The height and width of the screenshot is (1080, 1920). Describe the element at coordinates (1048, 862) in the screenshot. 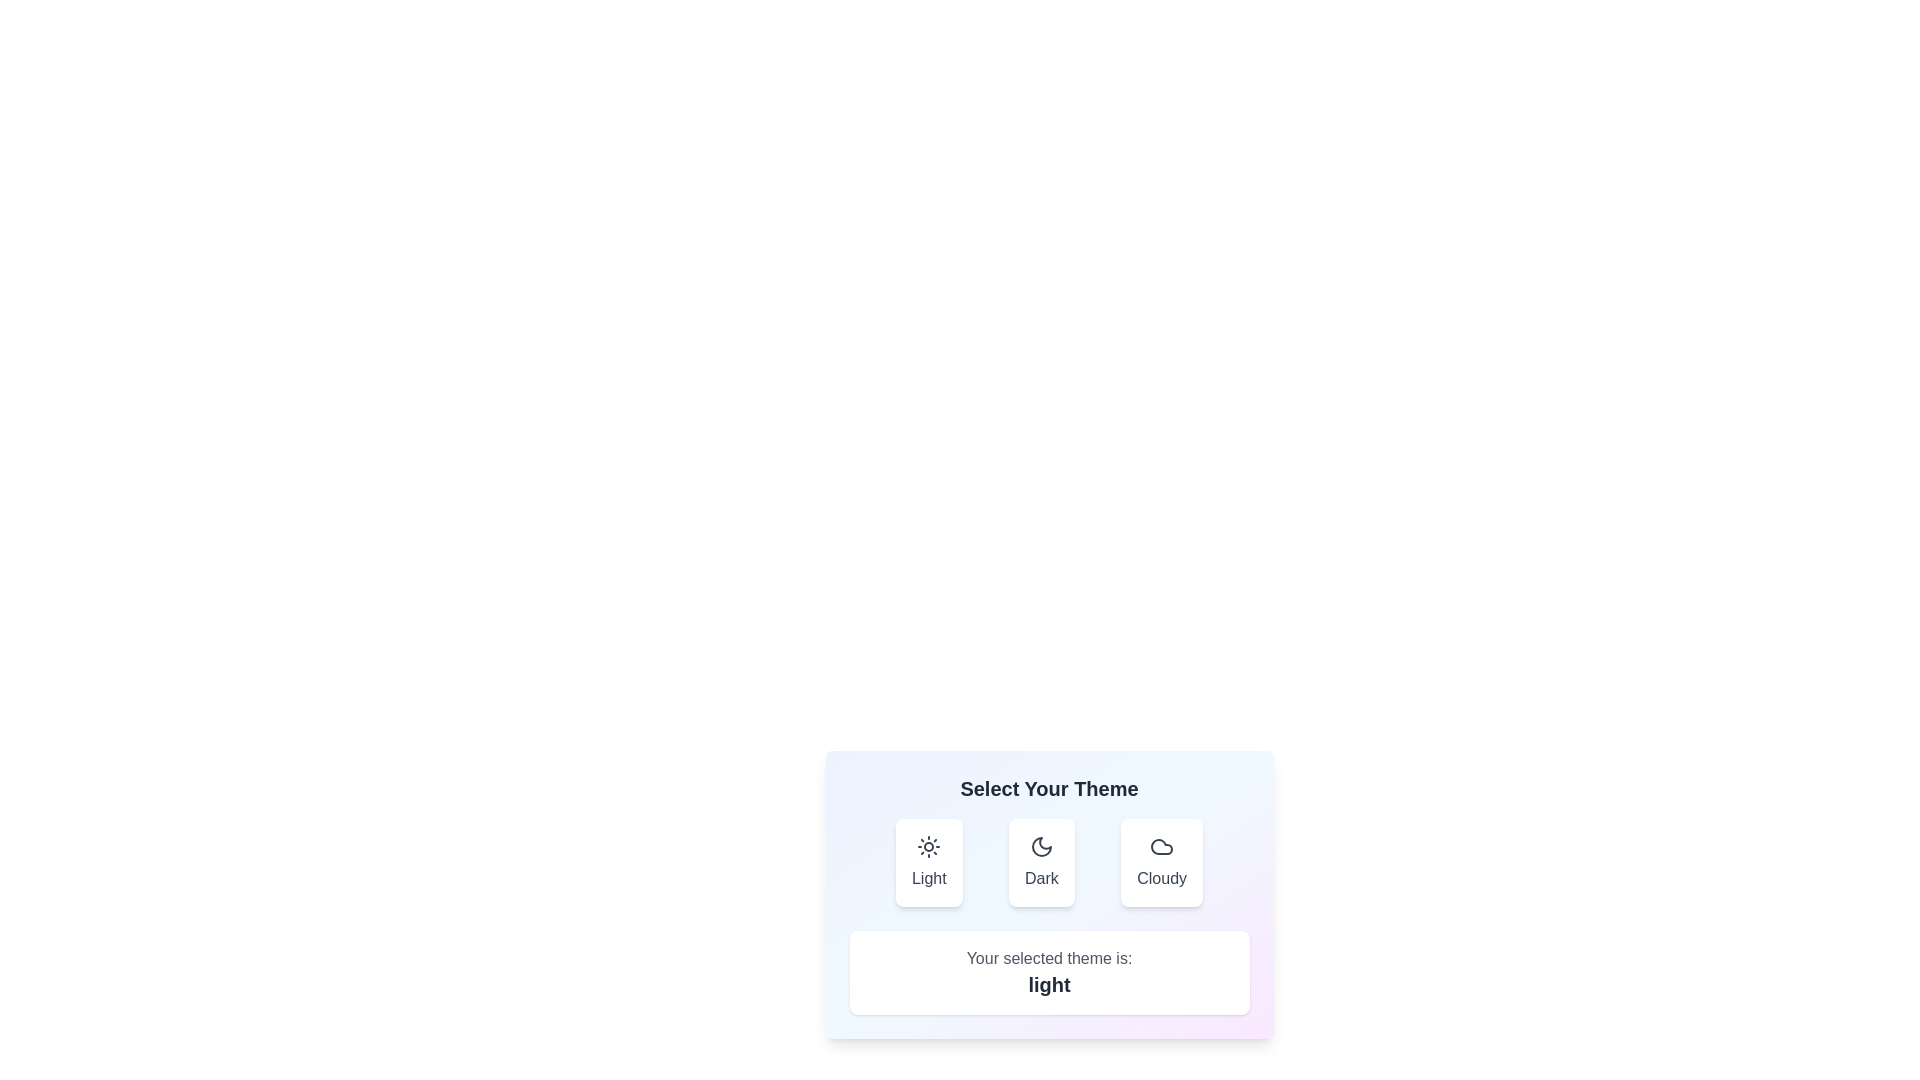

I see `the 'Dark' theme selectable option button located centrally between 'Light' and 'Cloudy' in the 'Select Your Theme' section` at that location.